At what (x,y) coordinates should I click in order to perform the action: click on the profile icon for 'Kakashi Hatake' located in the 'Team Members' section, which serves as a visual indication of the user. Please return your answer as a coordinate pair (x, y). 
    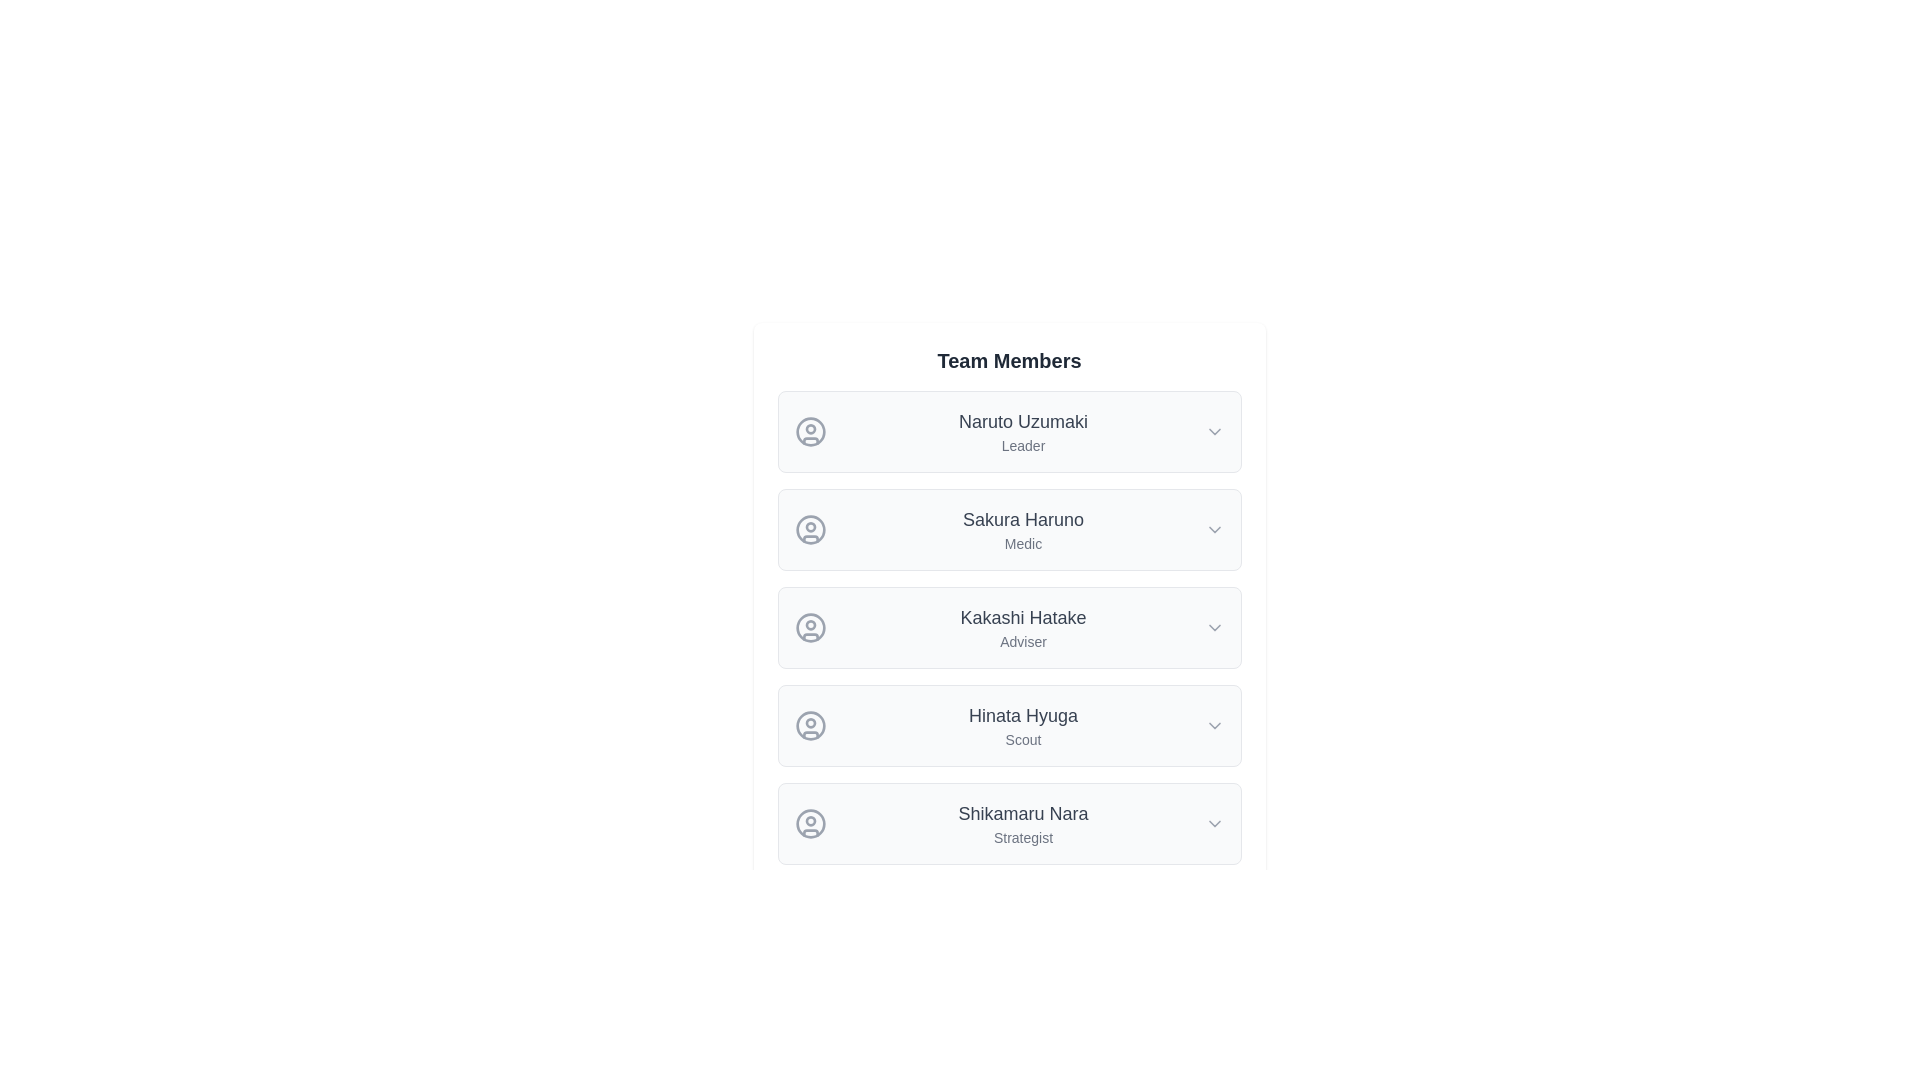
    Looking at the image, I should click on (810, 627).